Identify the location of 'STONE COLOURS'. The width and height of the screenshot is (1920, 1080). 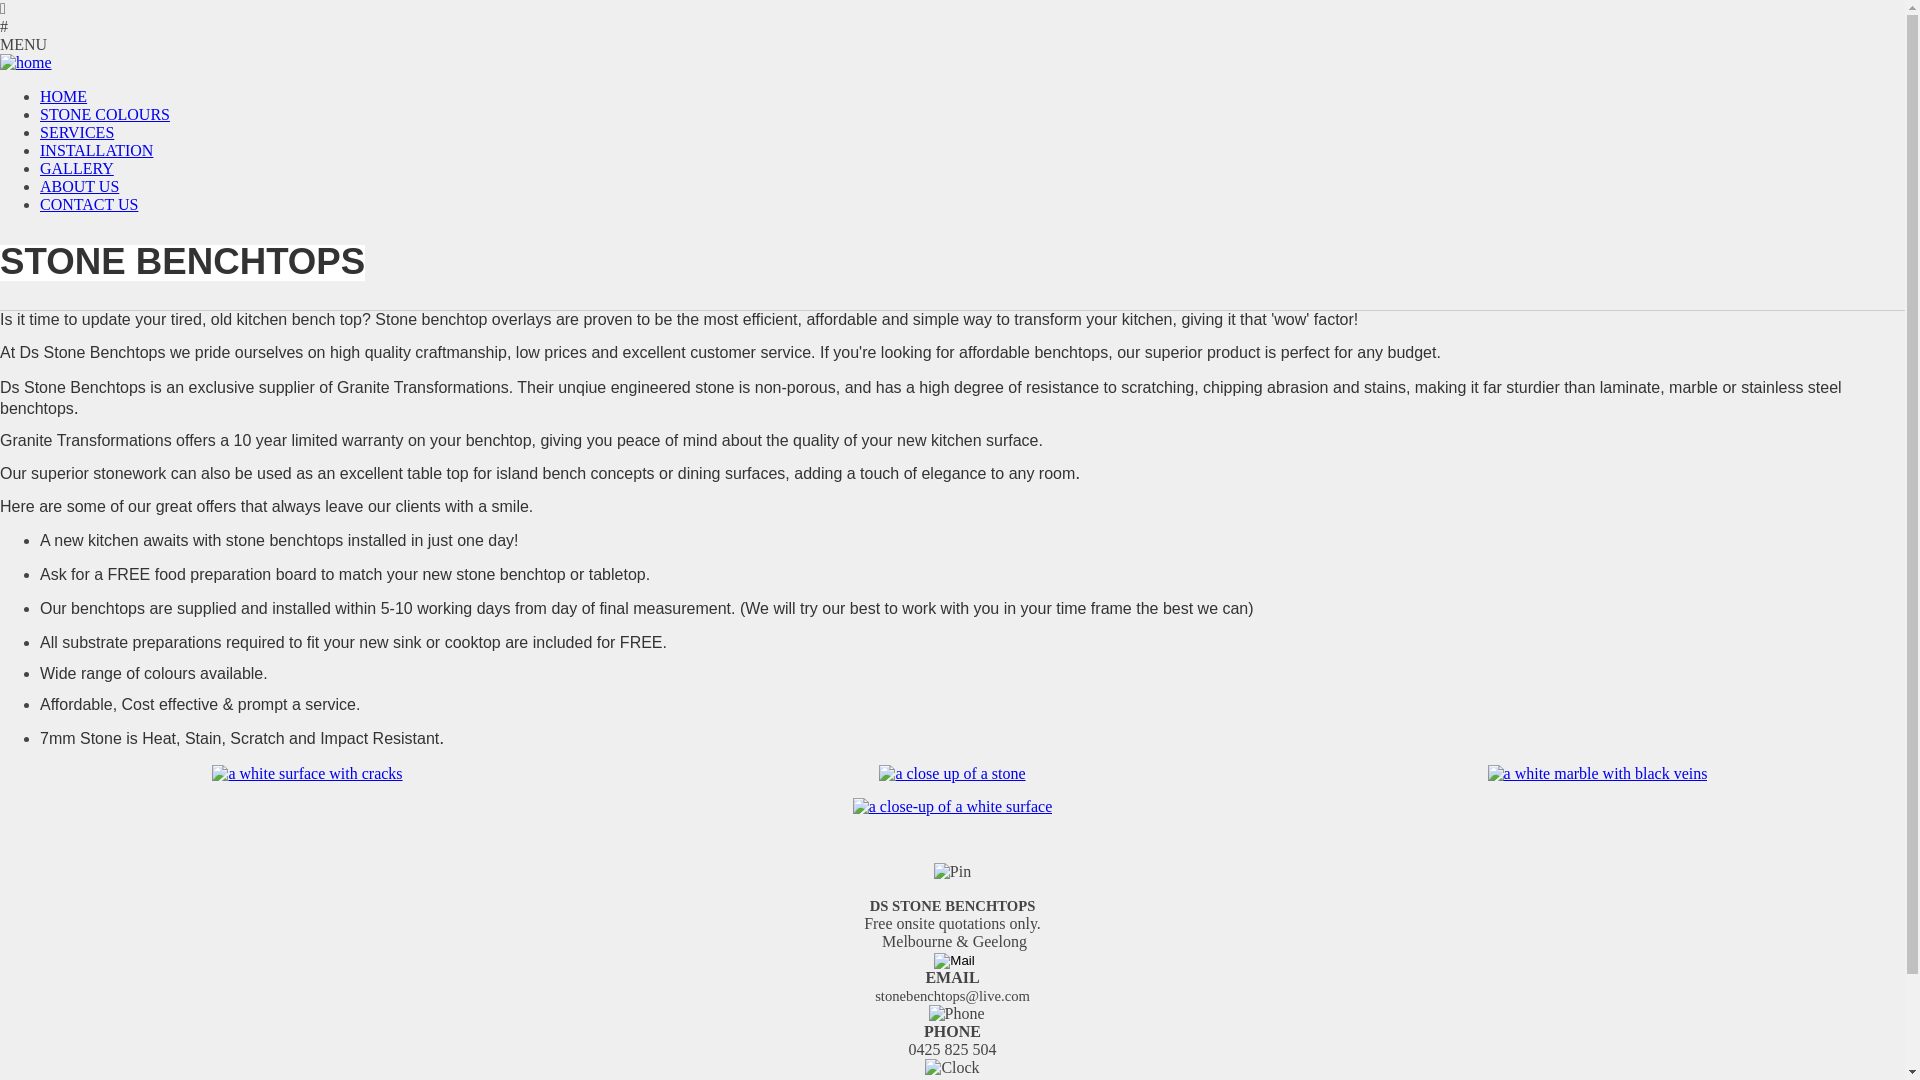
(104, 114).